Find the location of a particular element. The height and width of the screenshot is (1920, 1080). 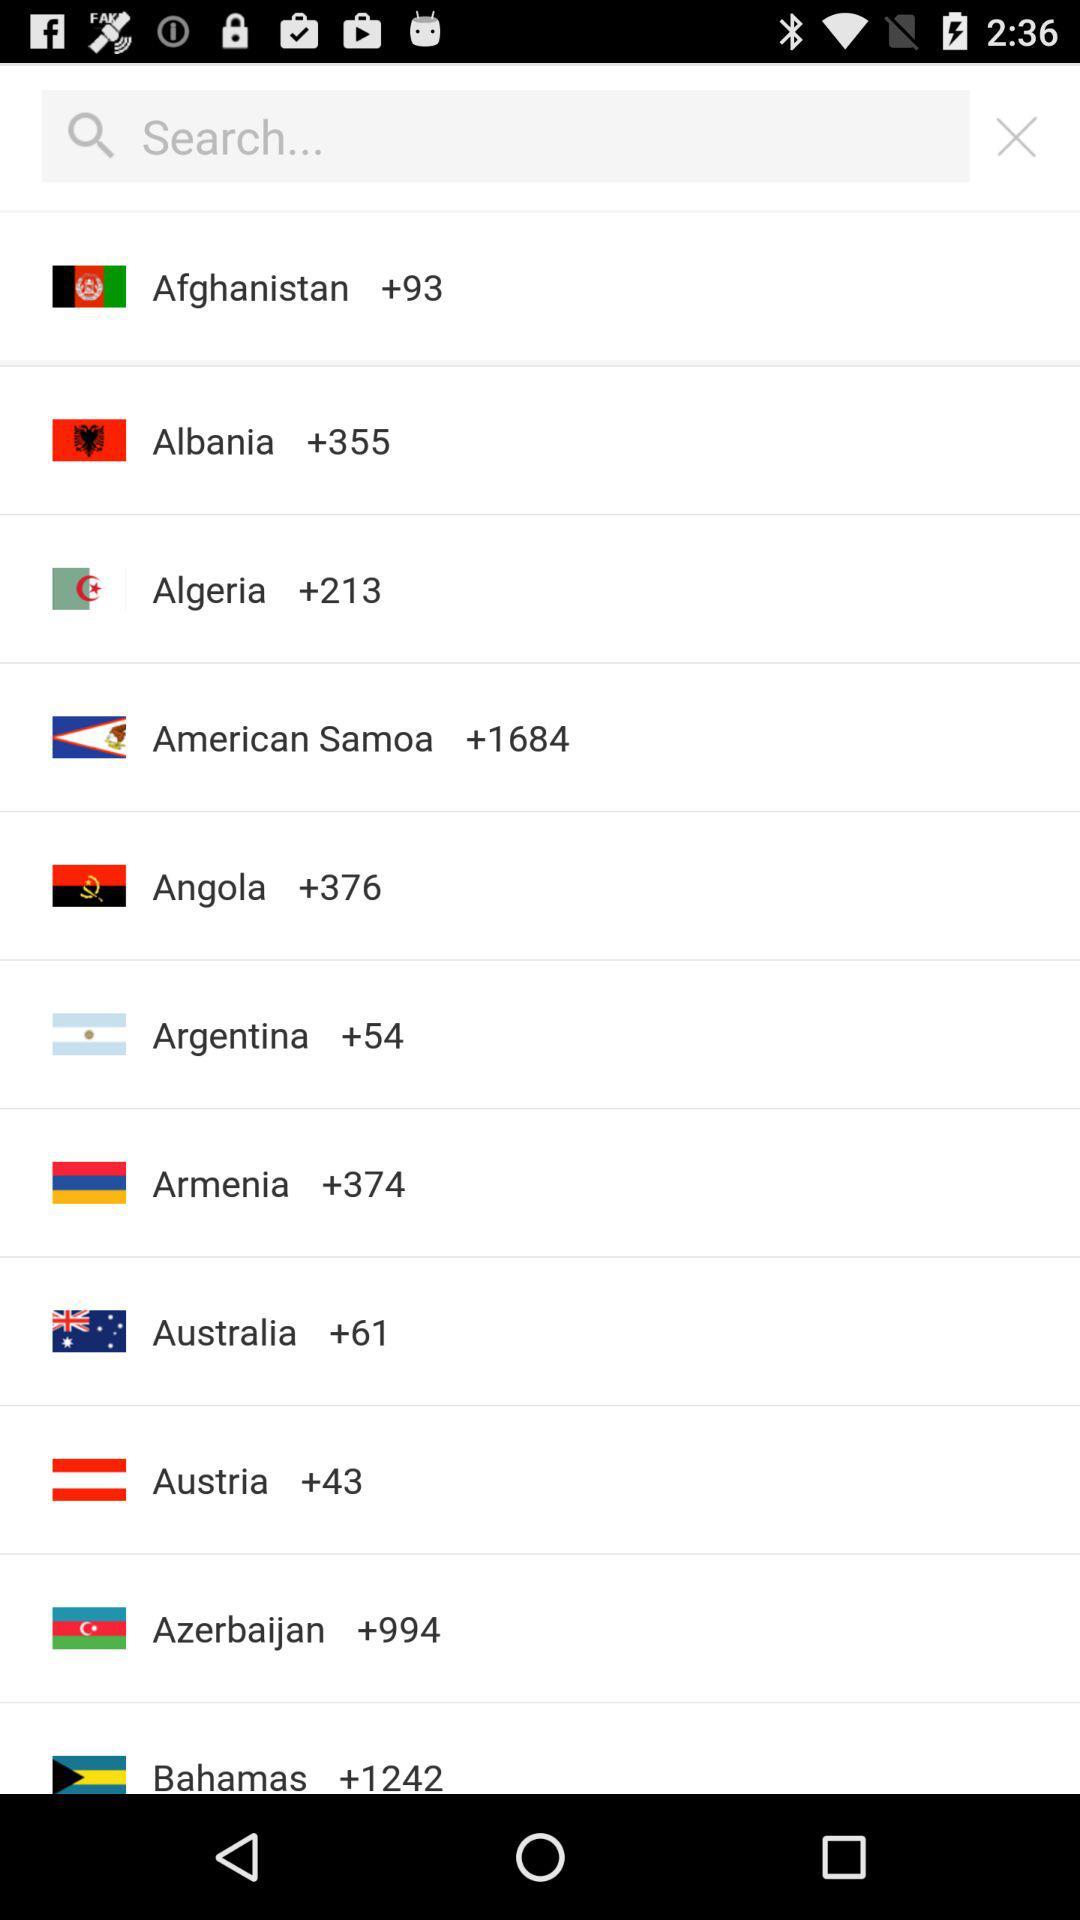

+994 app is located at coordinates (398, 1628).